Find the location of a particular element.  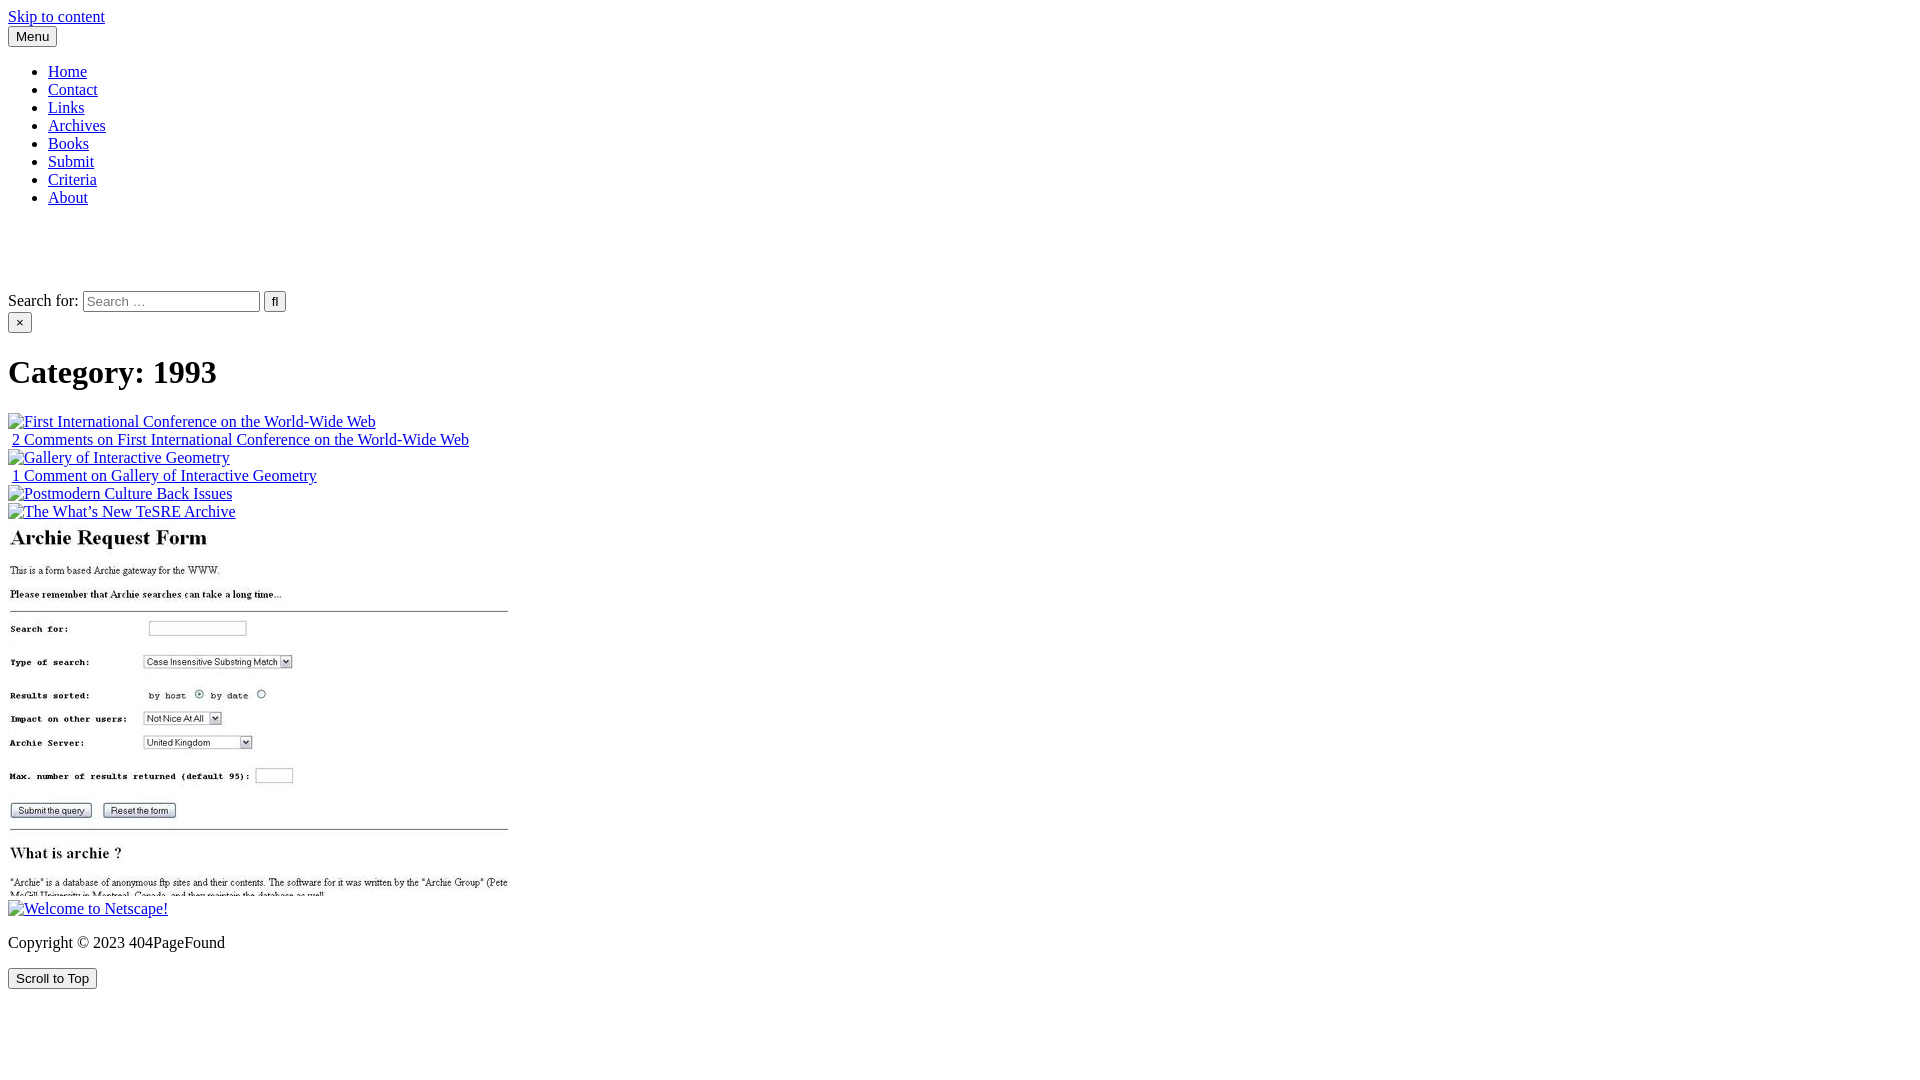

'404PageFound' is located at coordinates (56, 230).